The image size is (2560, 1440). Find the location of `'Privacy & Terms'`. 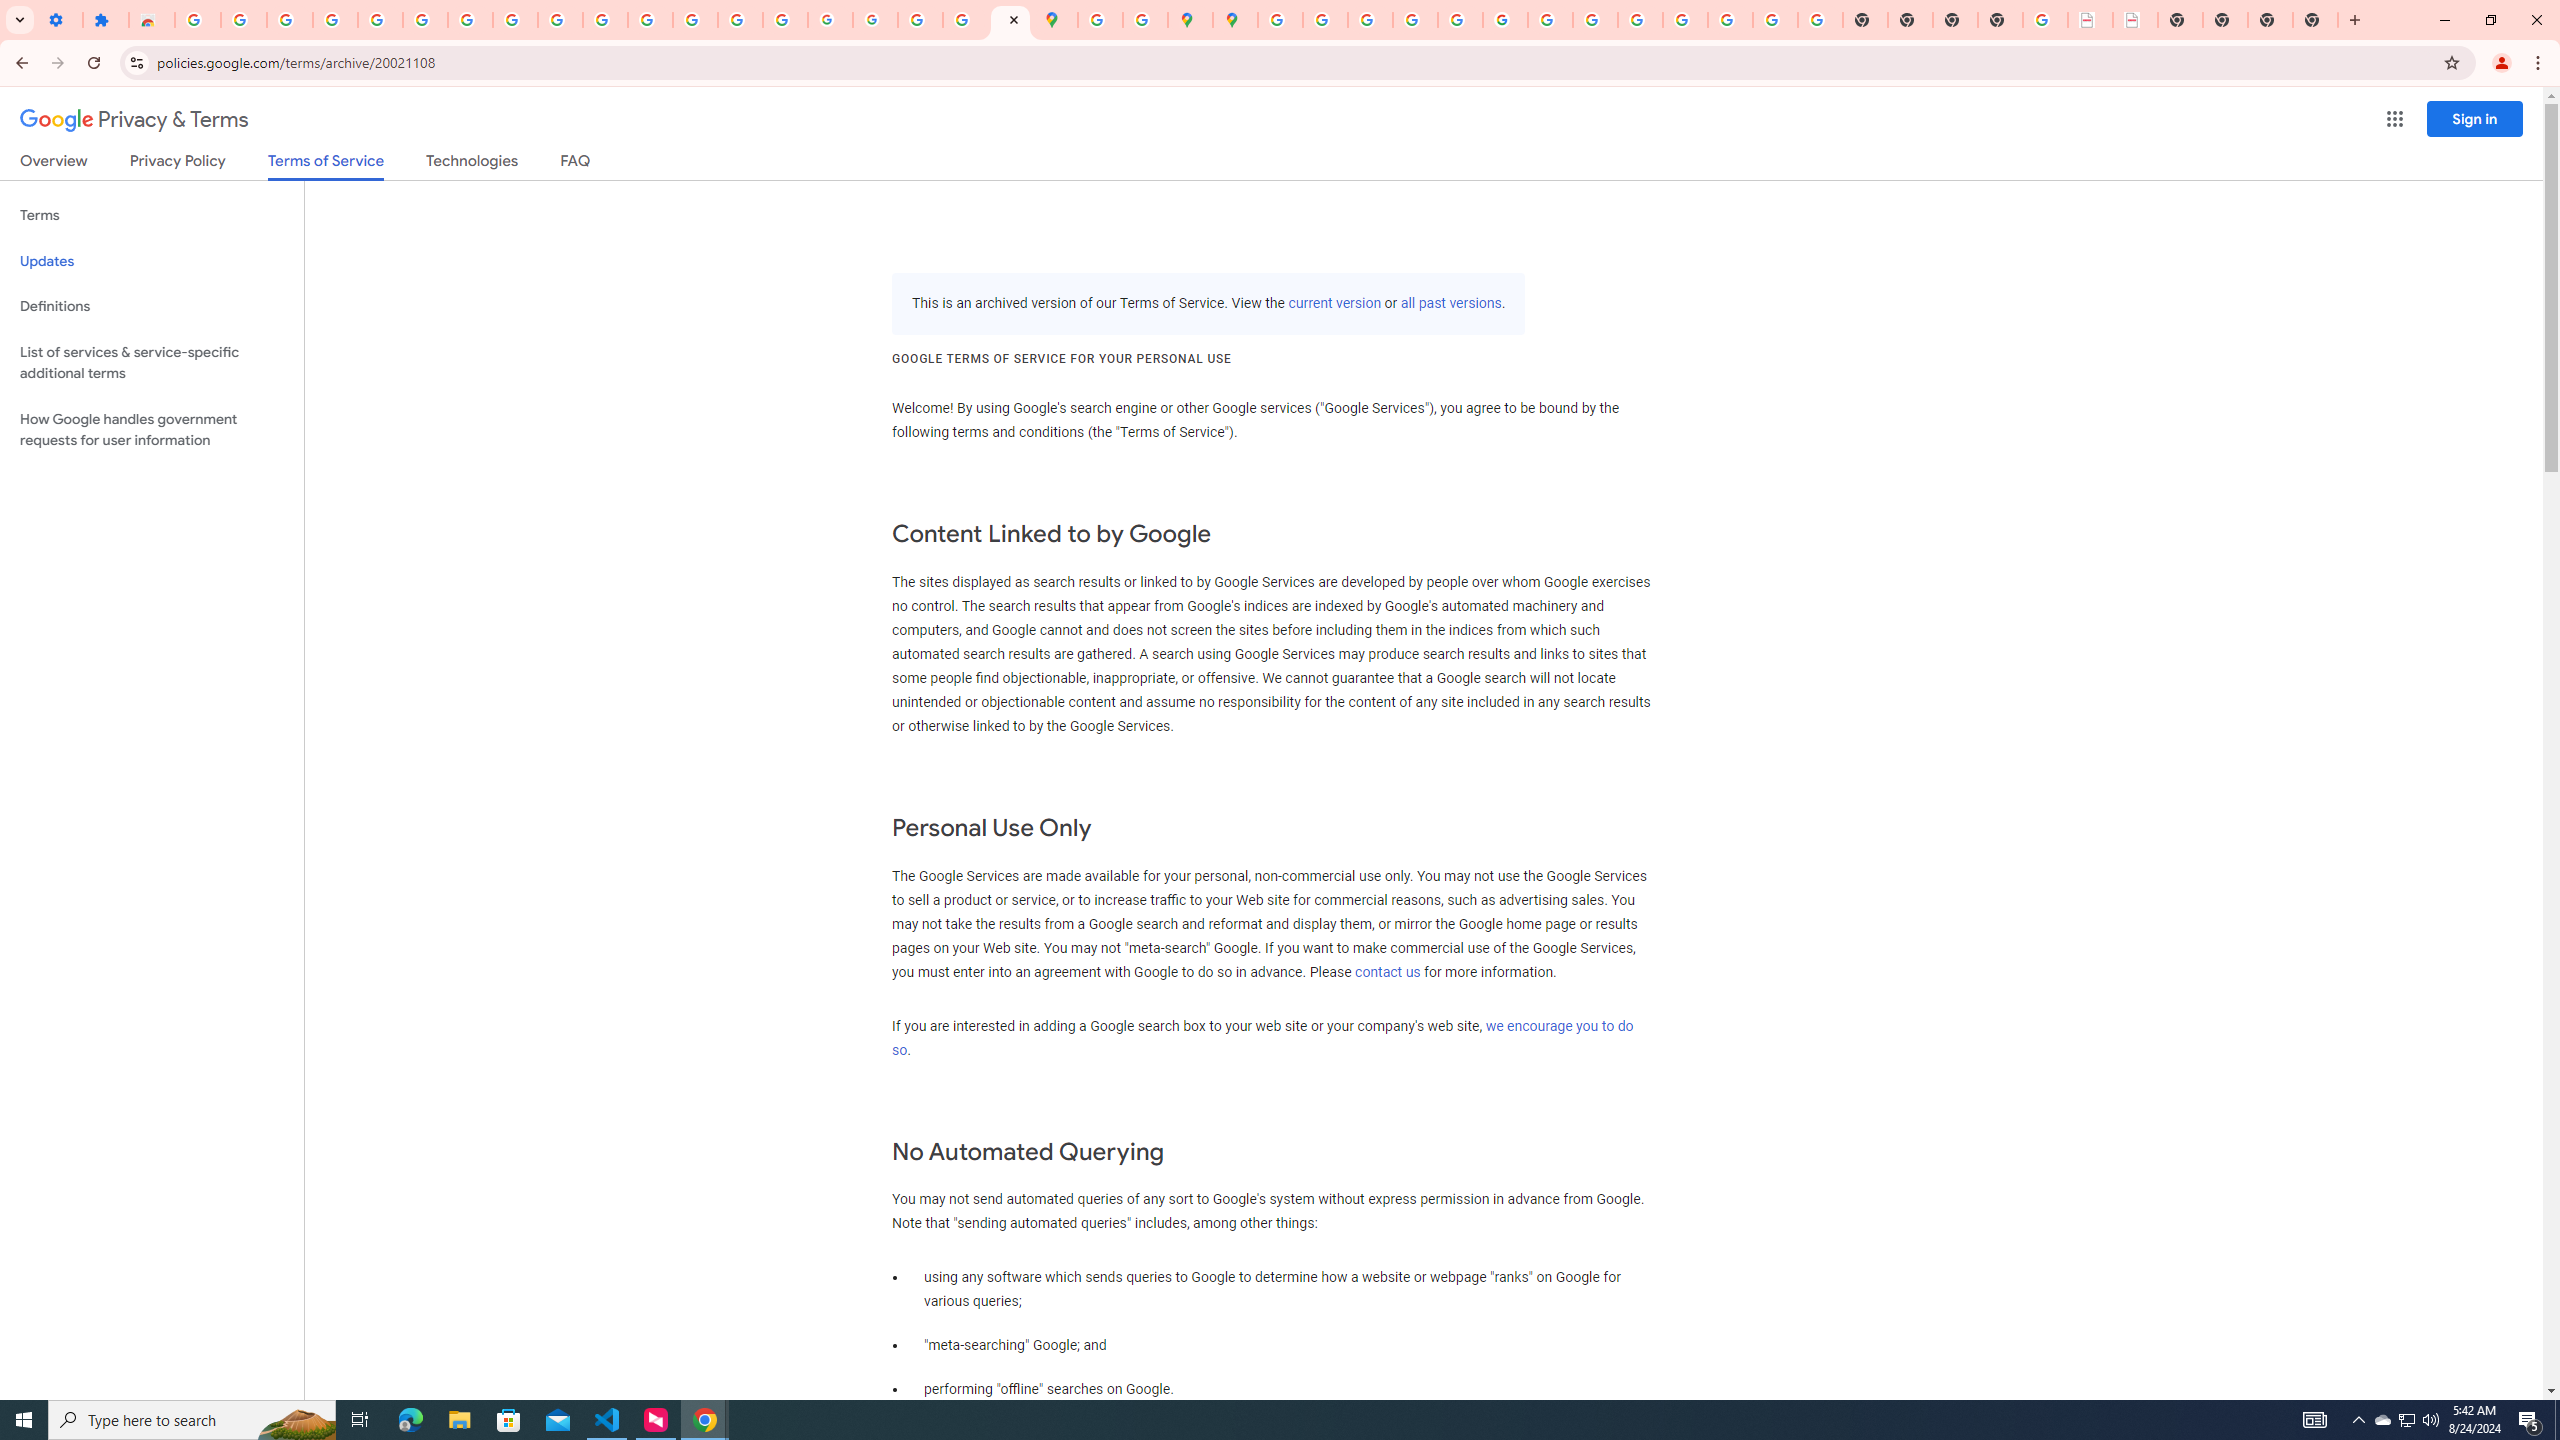

'Privacy & Terms' is located at coordinates (134, 119).